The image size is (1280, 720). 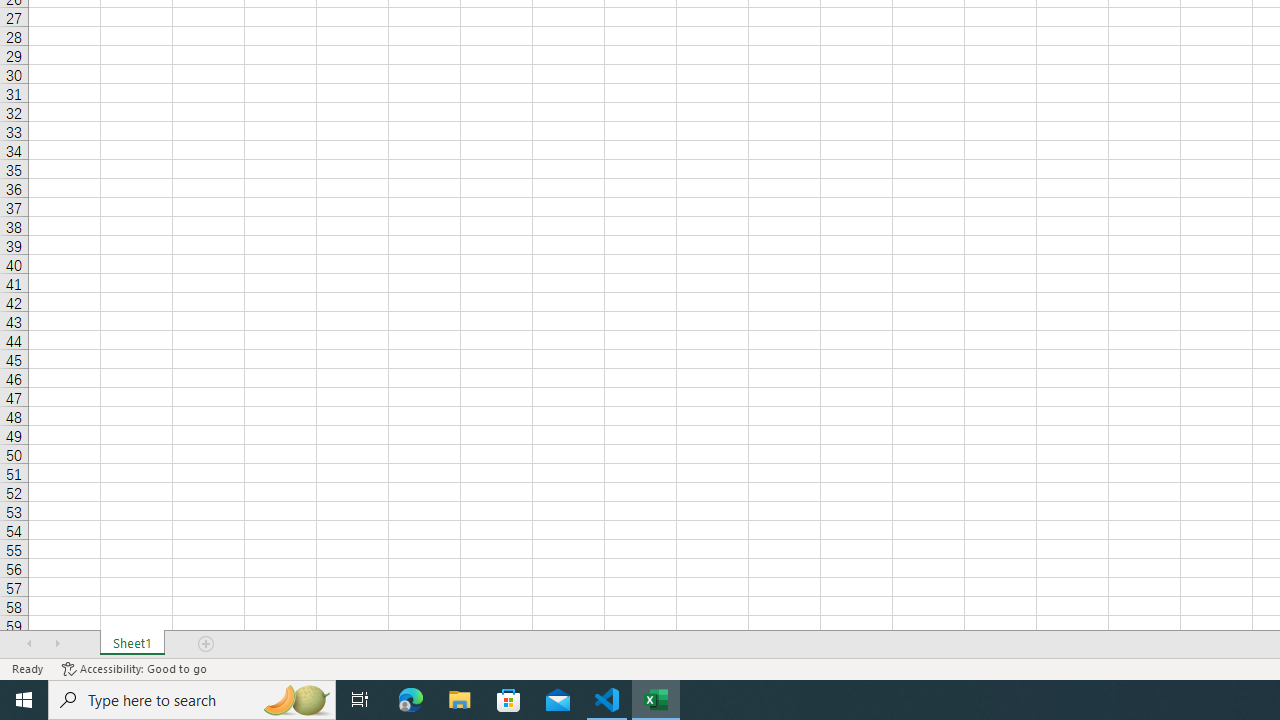 What do you see at coordinates (29, 644) in the screenshot?
I see `'Scroll Left'` at bounding box center [29, 644].